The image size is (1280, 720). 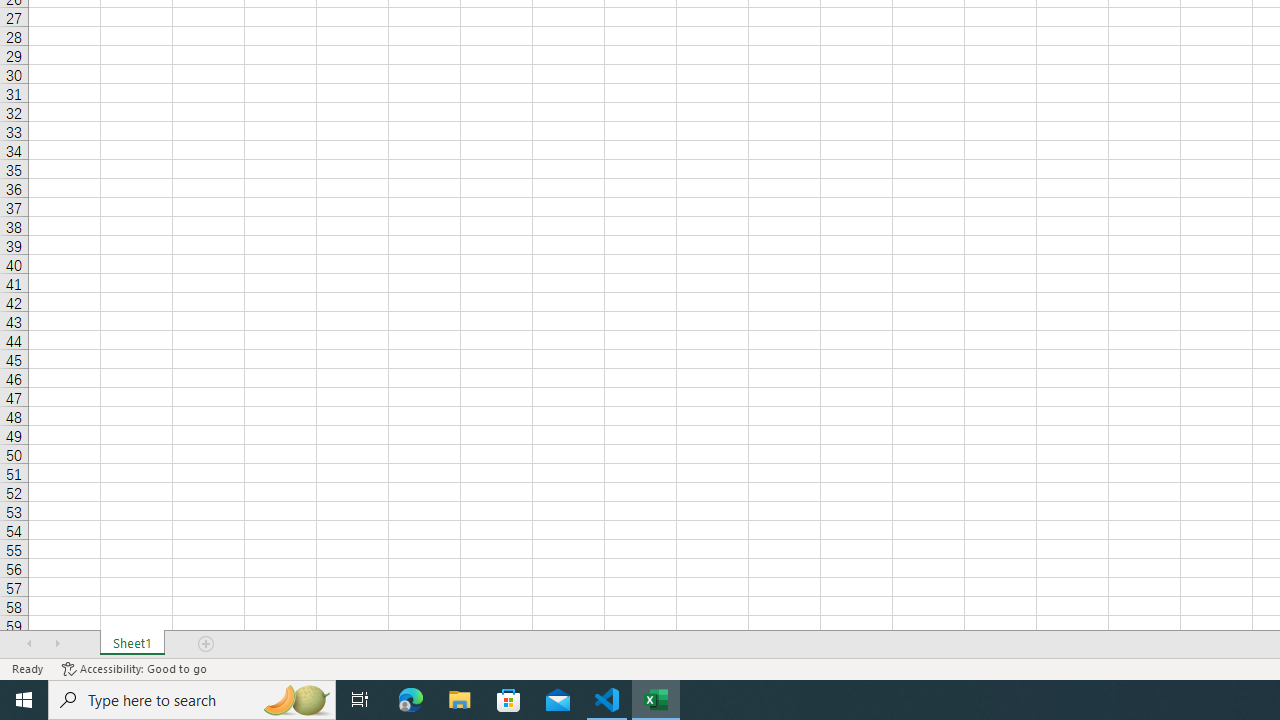 What do you see at coordinates (29, 644) in the screenshot?
I see `'Scroll Left'` at bounding box center [29, 644].